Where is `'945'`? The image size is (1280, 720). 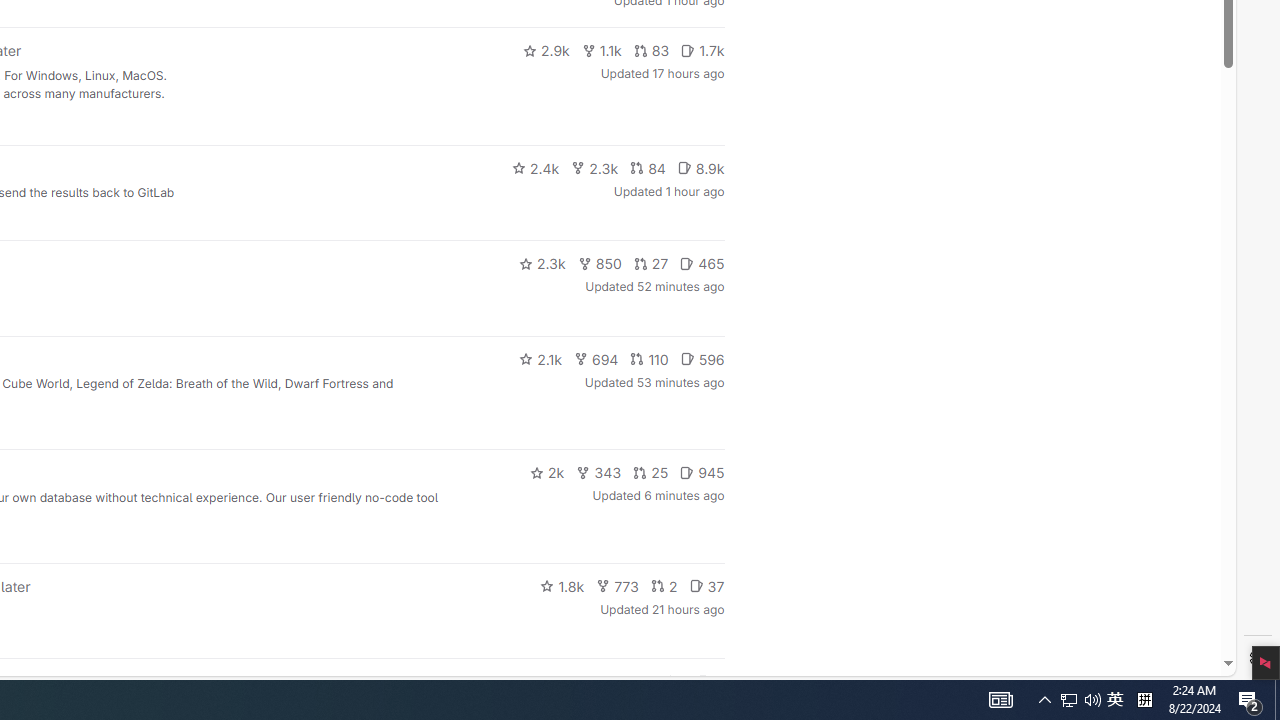
'945' is located at coordinates (702, 473).